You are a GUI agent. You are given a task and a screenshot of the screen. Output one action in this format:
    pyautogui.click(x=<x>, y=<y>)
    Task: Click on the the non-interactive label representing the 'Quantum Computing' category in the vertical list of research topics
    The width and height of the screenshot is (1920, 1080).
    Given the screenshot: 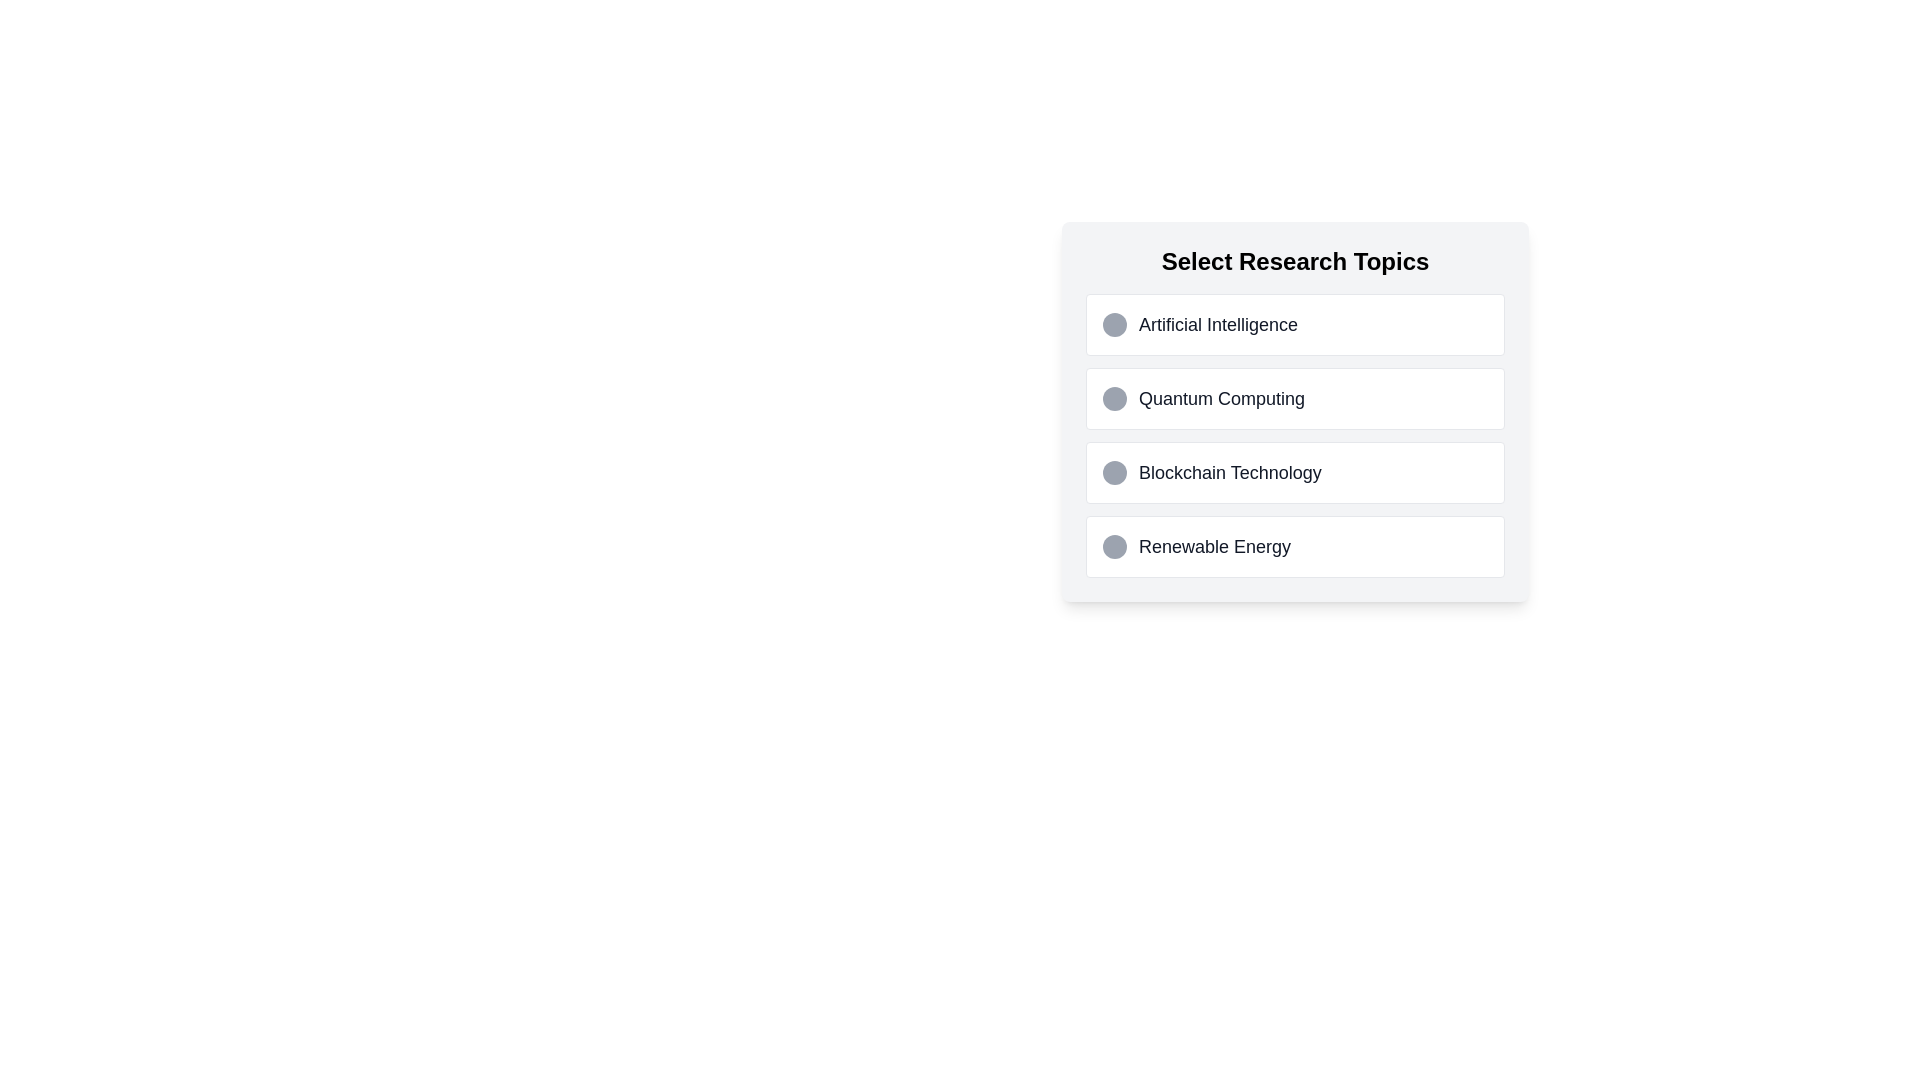 What is the action you would take?
    pyautogui.click(x=1295, y=398)
    